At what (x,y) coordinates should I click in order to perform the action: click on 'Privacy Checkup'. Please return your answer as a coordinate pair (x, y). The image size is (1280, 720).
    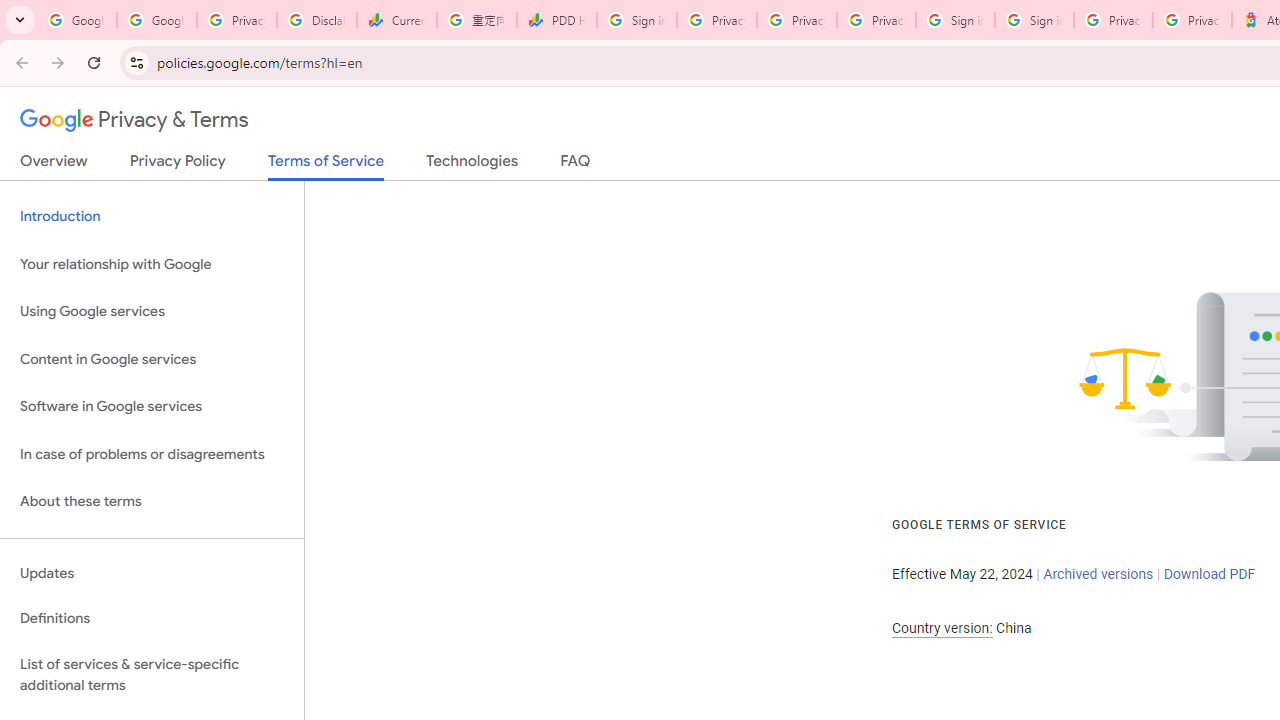
    Looking at the image, I should click on (795, 20).